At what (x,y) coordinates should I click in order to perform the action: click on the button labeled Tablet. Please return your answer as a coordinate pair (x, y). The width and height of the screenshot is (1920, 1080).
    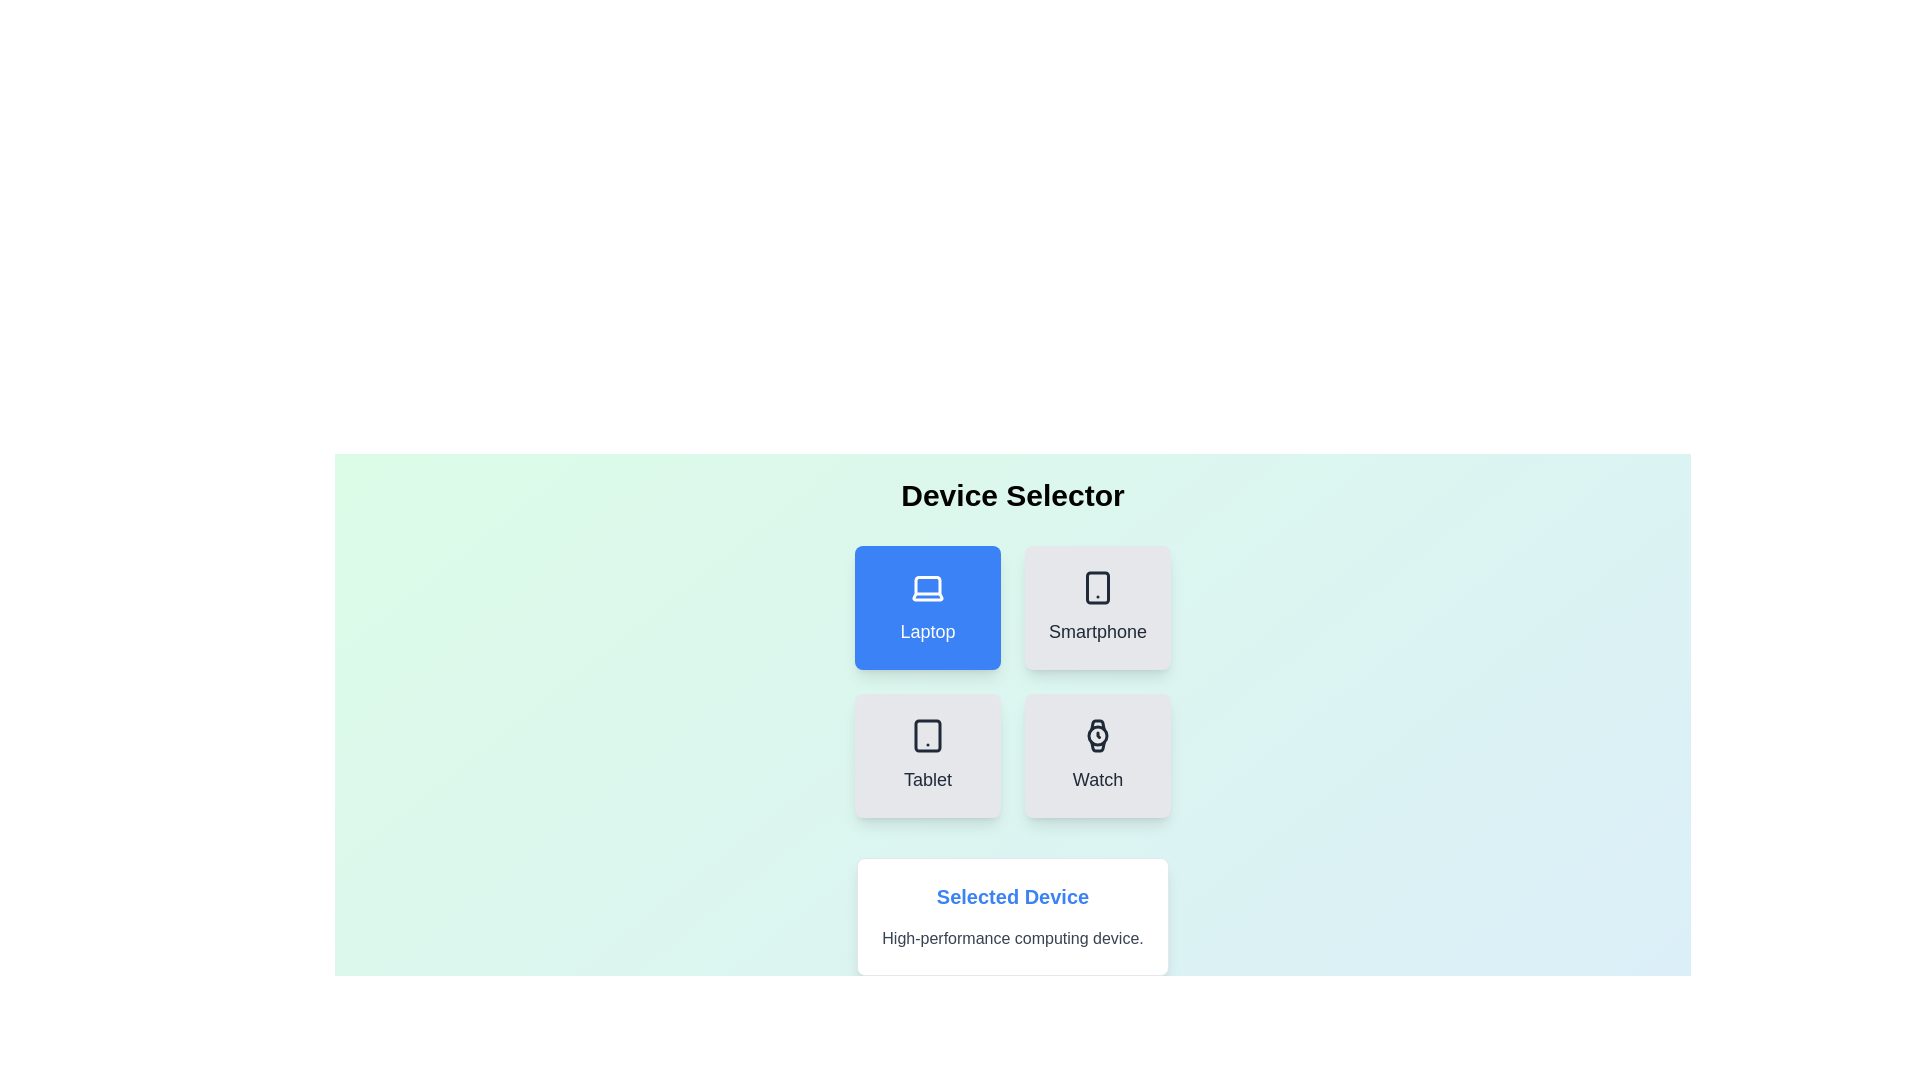
    Looking at the image, I should click on (926, 756).